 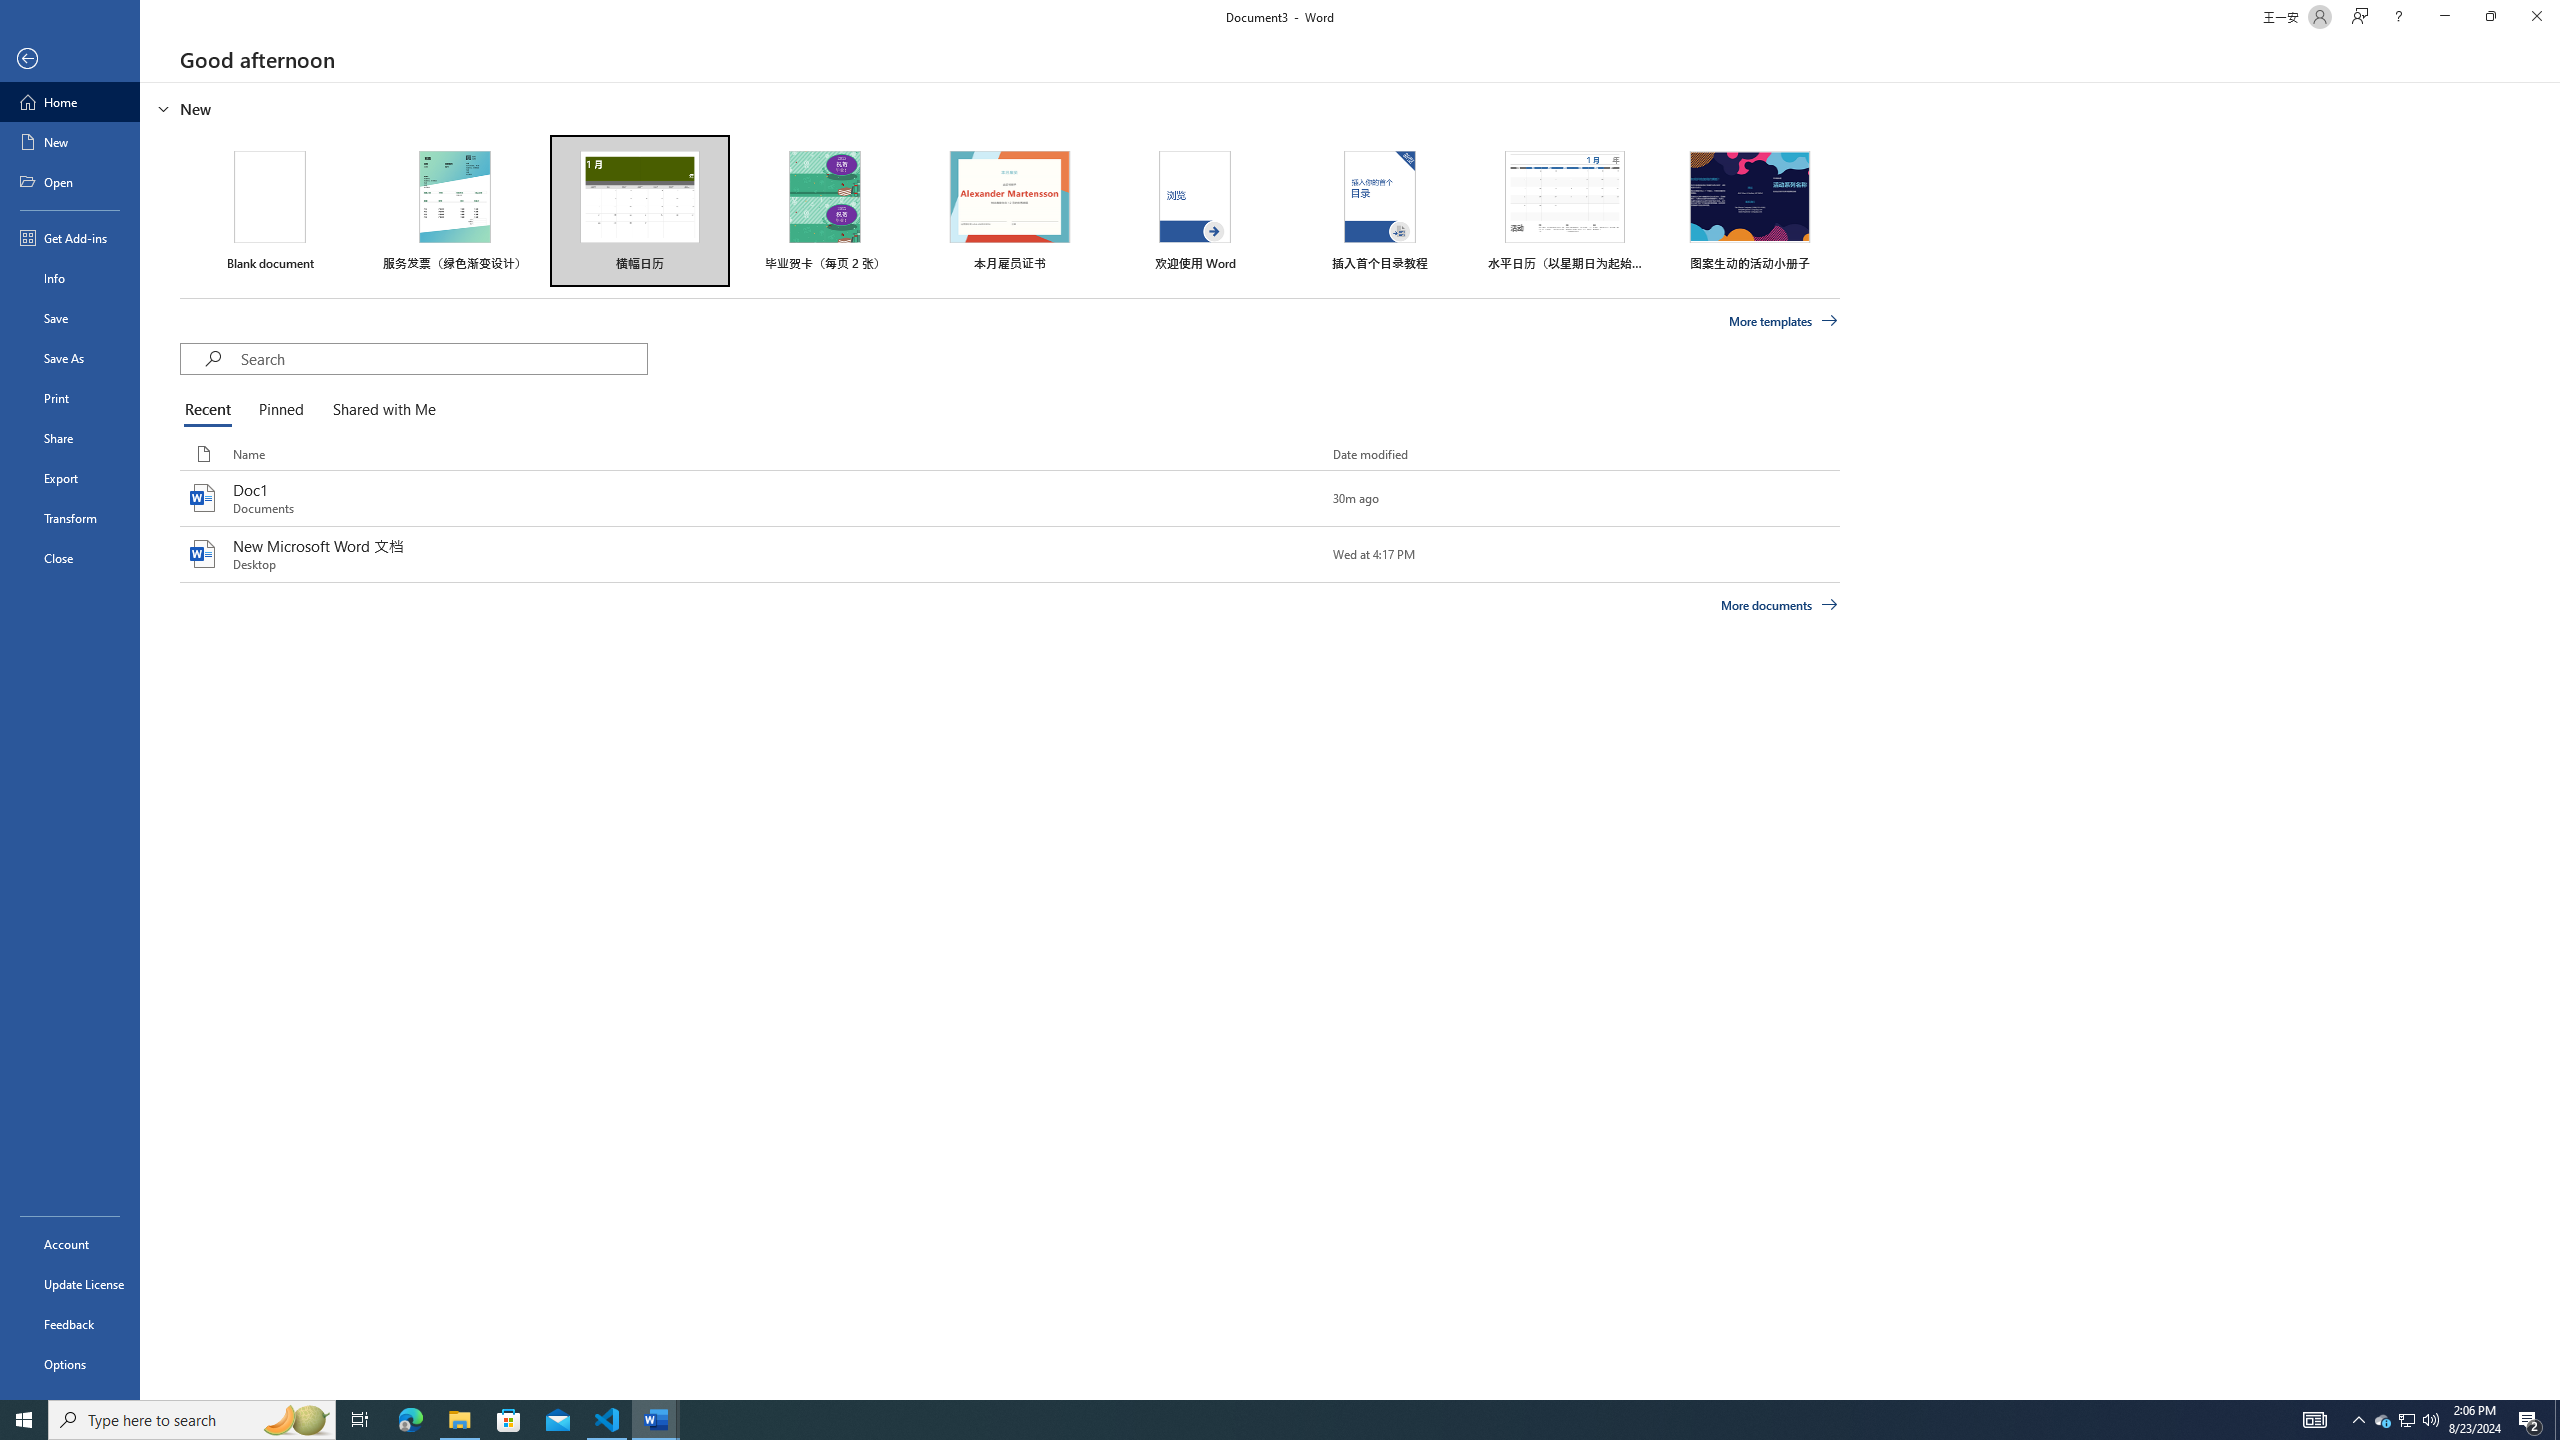 I want to click on 'Transform', so click(x=69, y=517).